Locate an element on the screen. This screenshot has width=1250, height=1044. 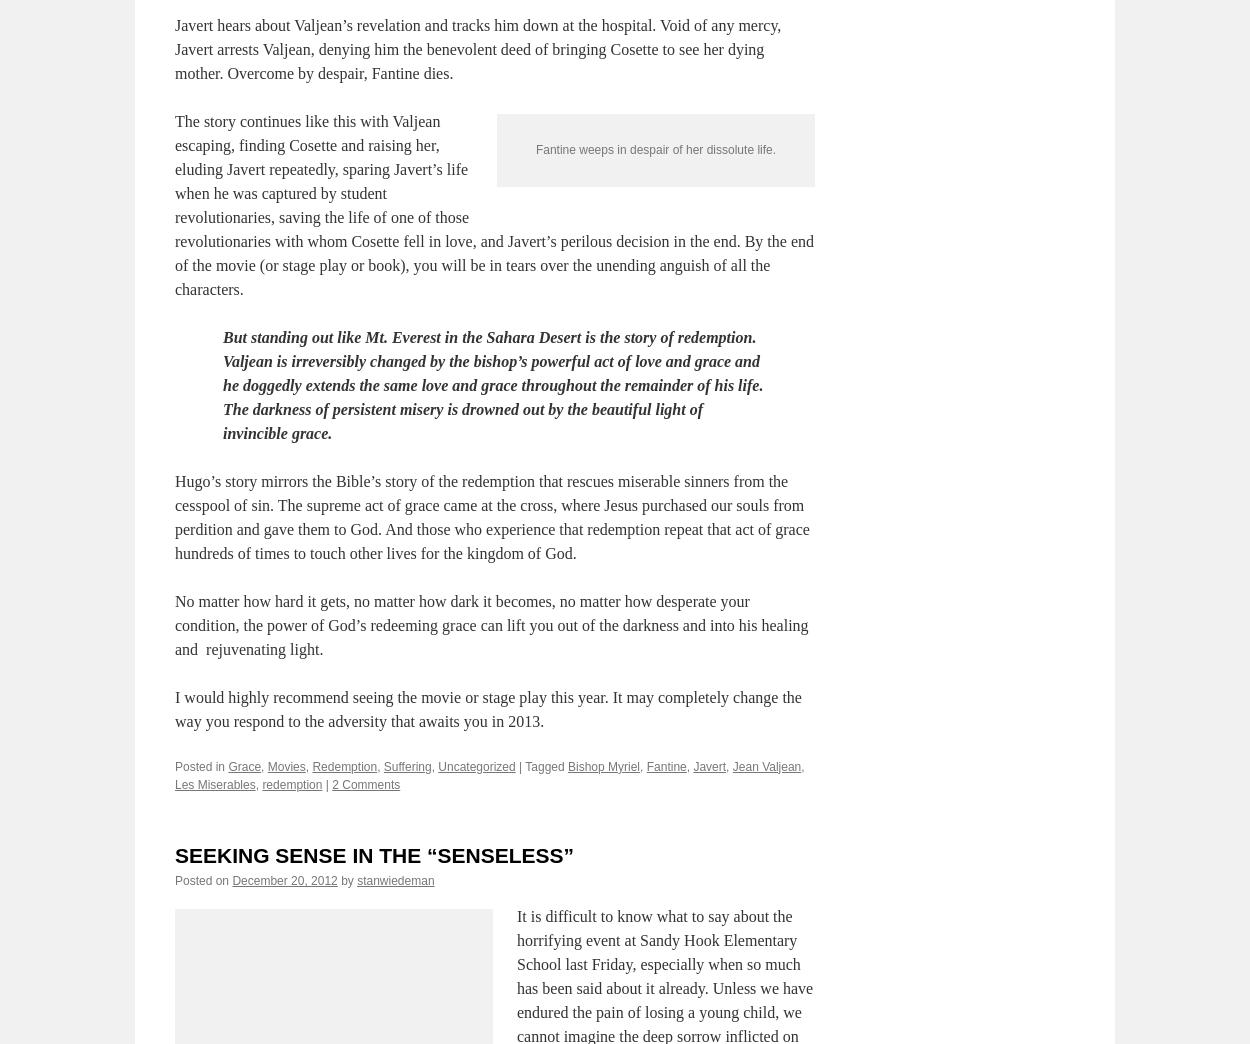
'Bishop Myriel' is located at coordinates (603, 862).